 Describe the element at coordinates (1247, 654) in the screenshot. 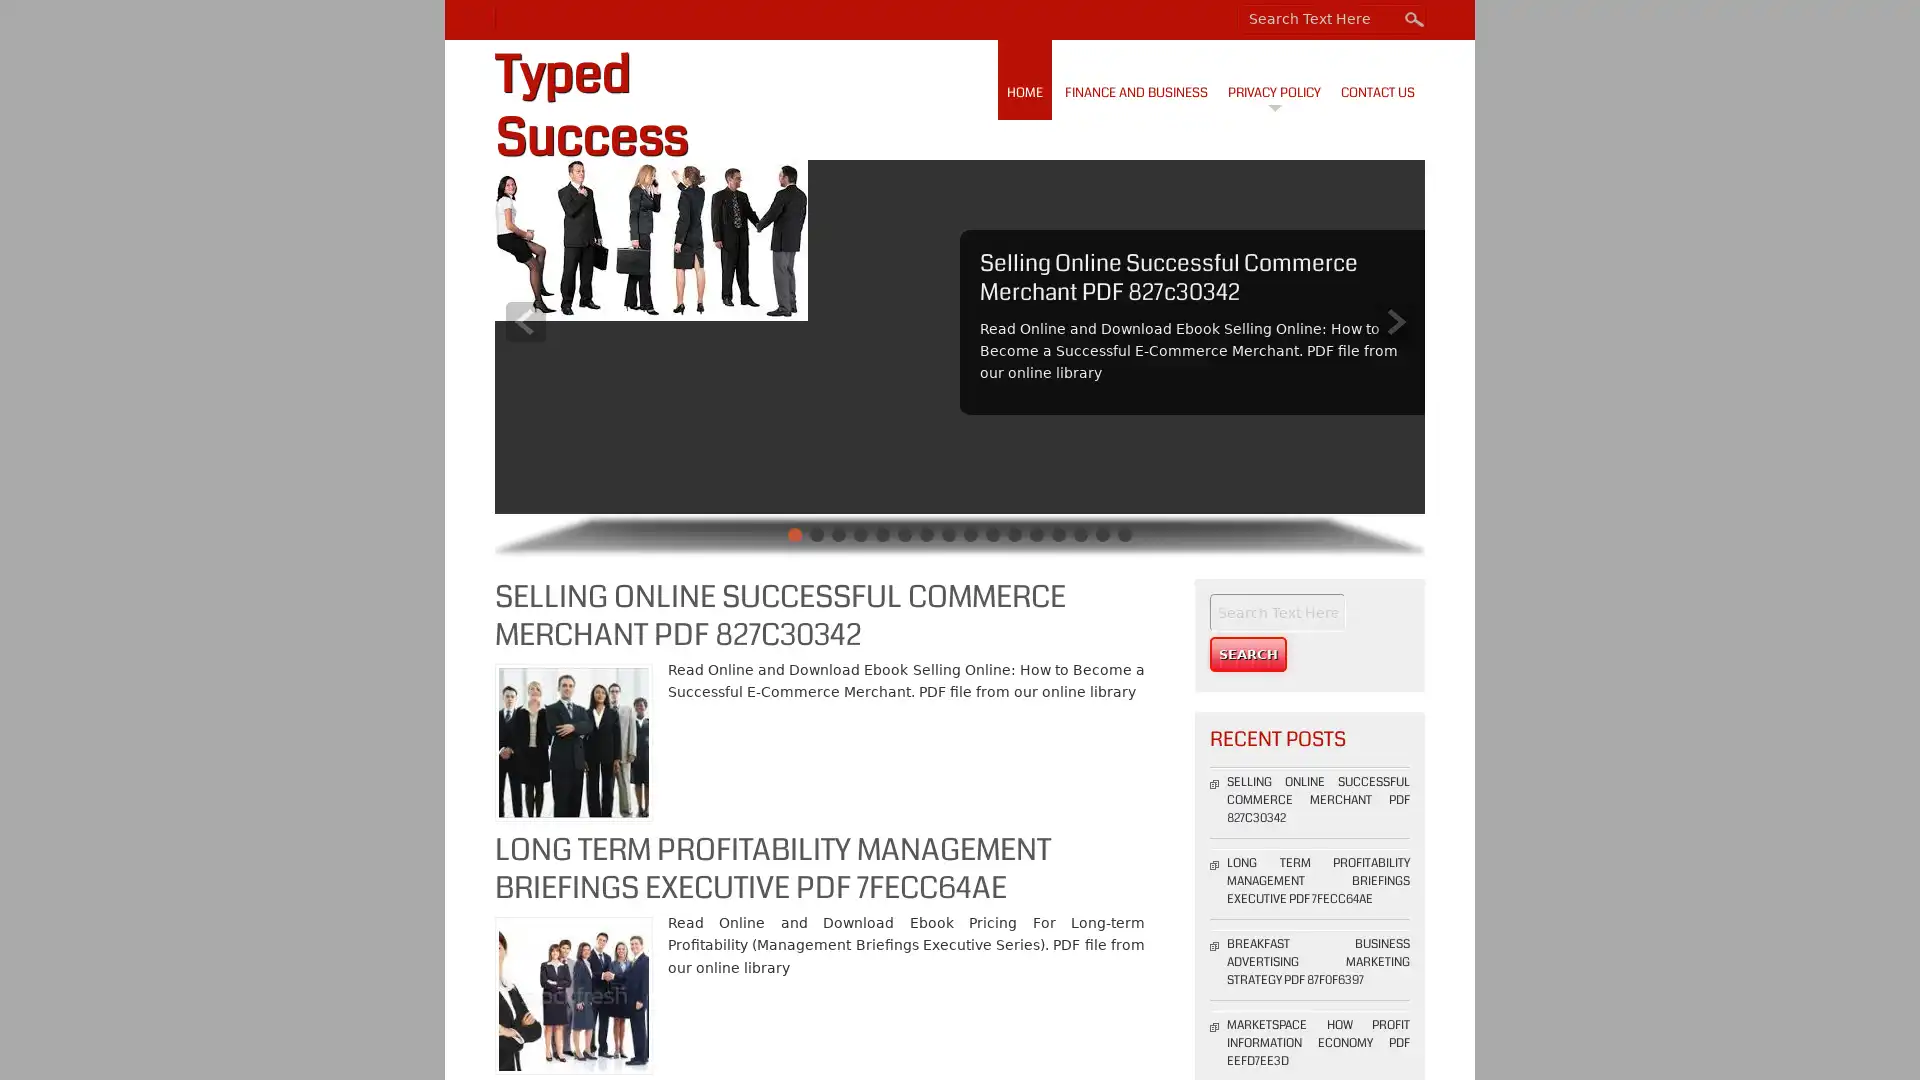

I see `Search` at that location.